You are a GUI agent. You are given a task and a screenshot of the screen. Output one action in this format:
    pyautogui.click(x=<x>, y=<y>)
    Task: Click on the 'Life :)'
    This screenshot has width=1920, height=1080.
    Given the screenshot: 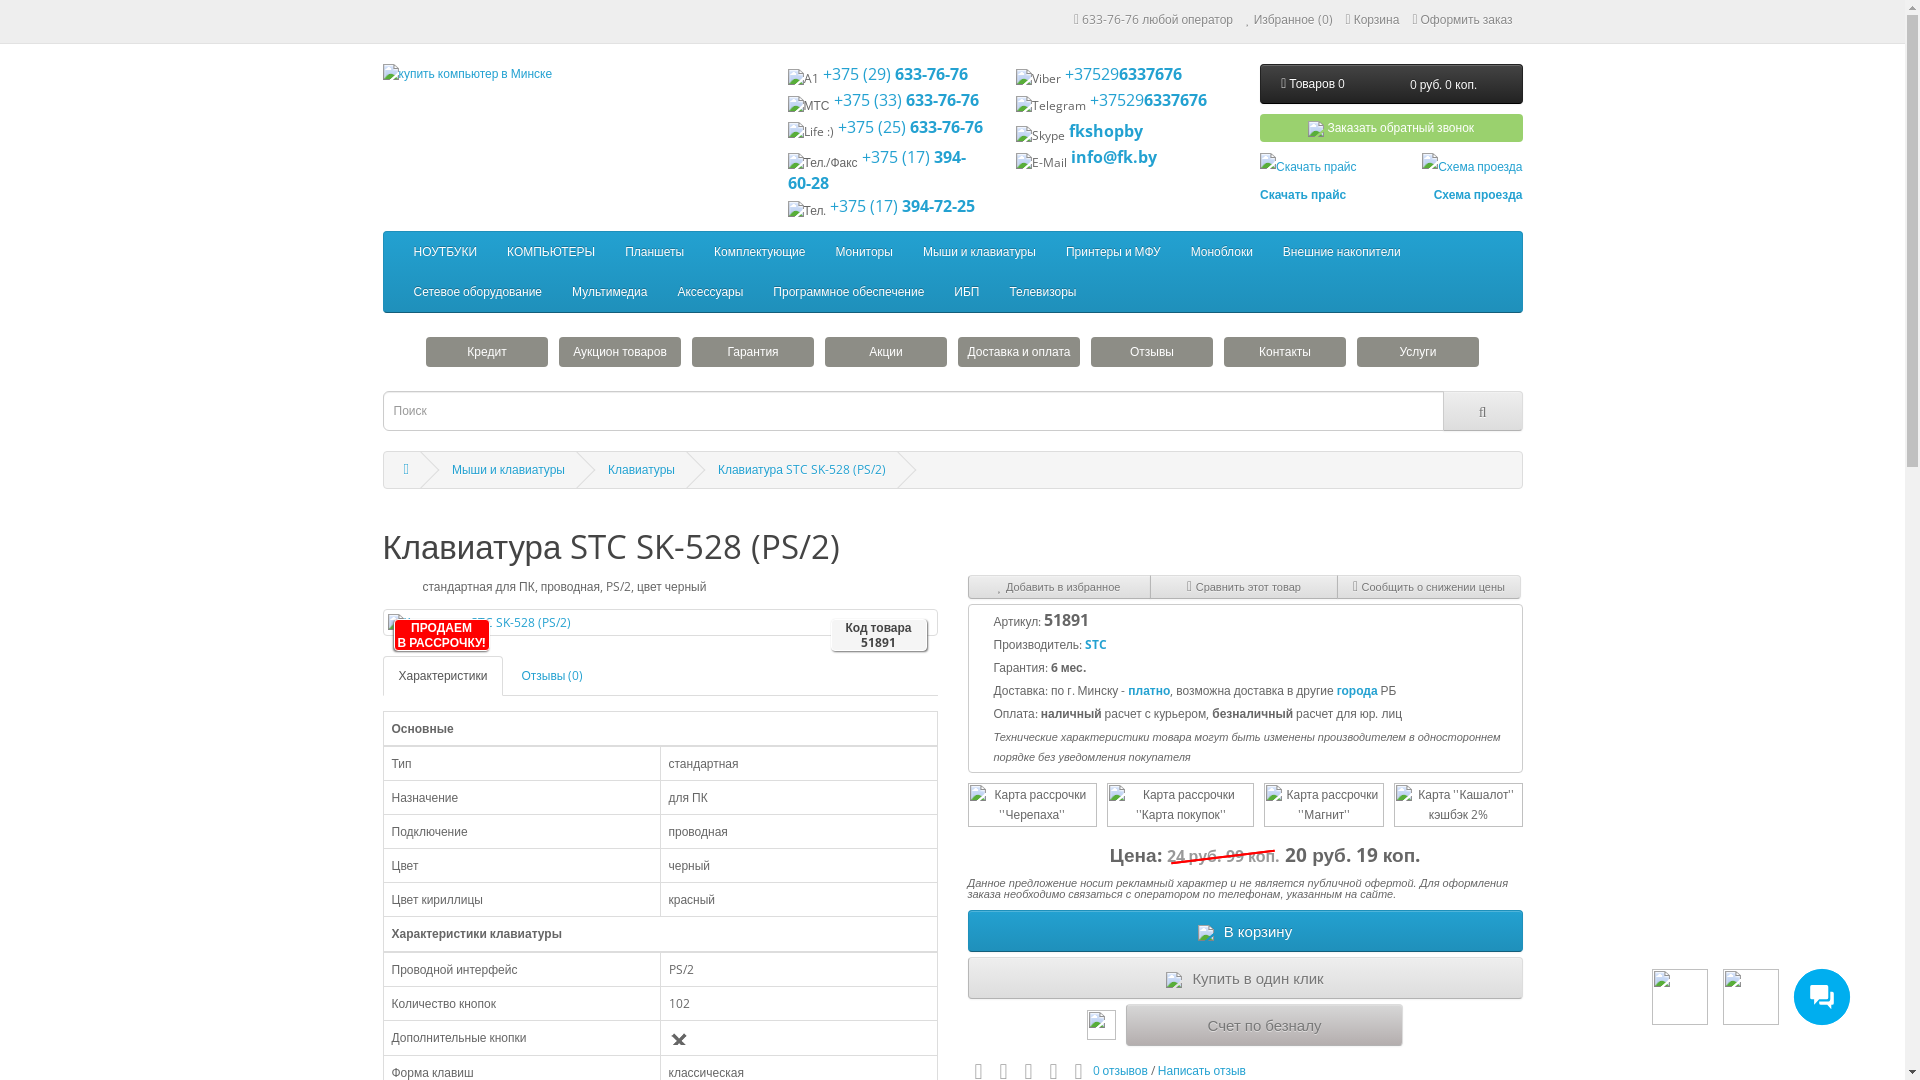 What is the action you would take?
    pyautogui.click(x=811, y=131)
    